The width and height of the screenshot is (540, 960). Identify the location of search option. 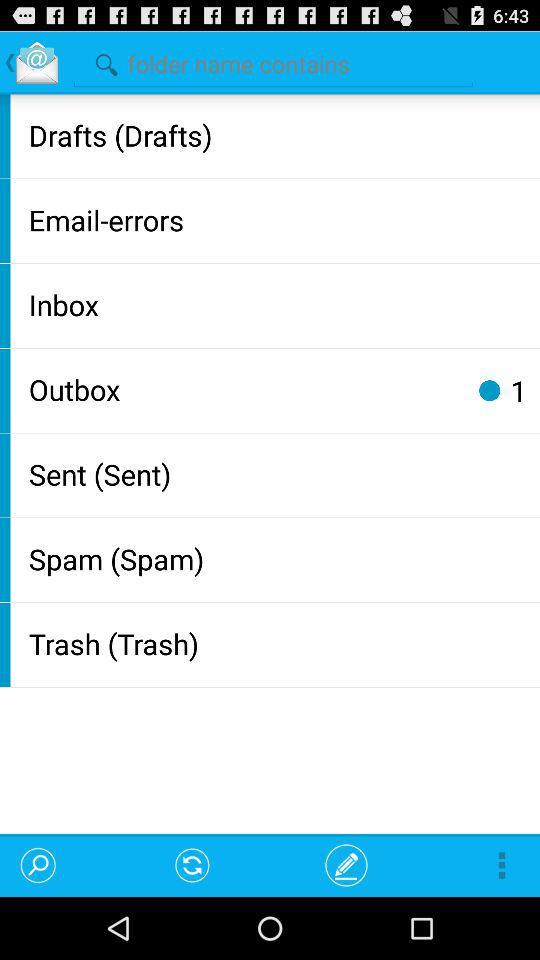
(272, 61).